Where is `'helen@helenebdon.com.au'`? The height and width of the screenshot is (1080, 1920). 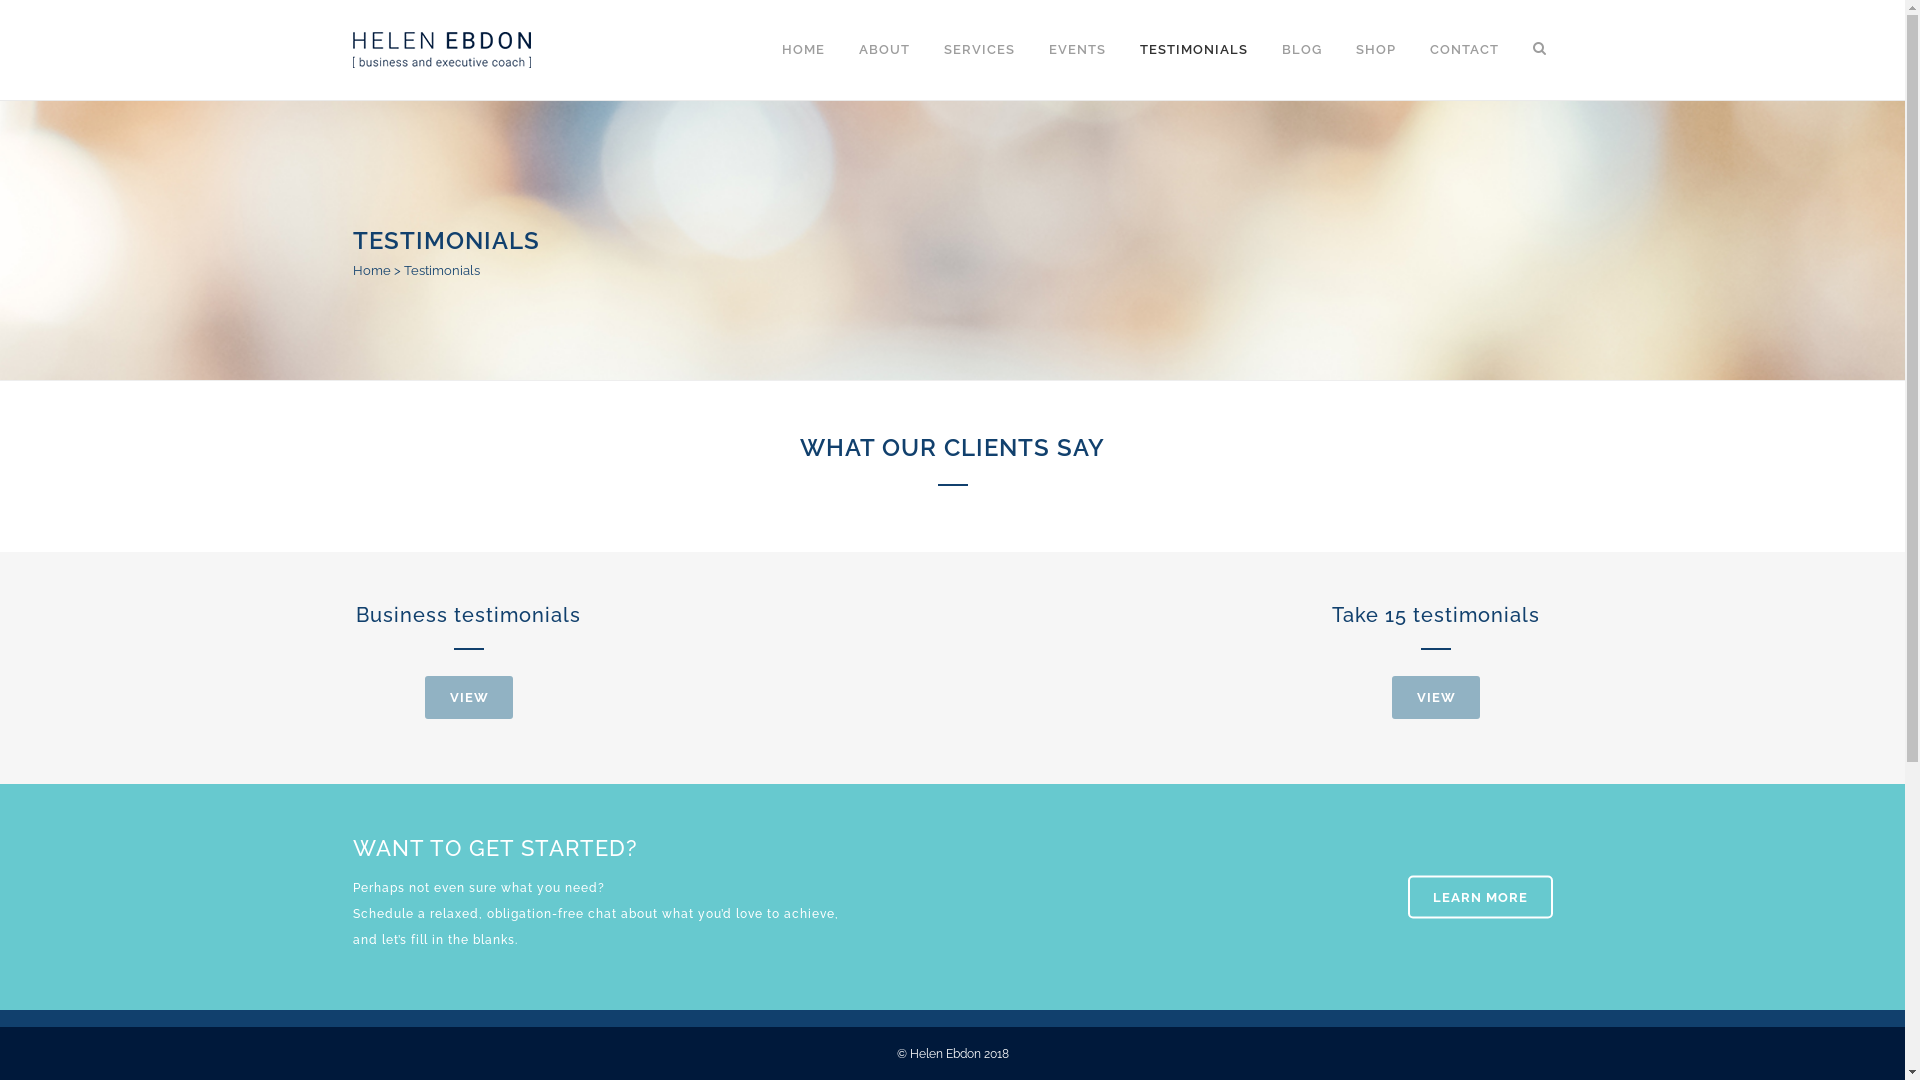
'helen@helenebdon.com.au' is located at coordinates (484, 848).